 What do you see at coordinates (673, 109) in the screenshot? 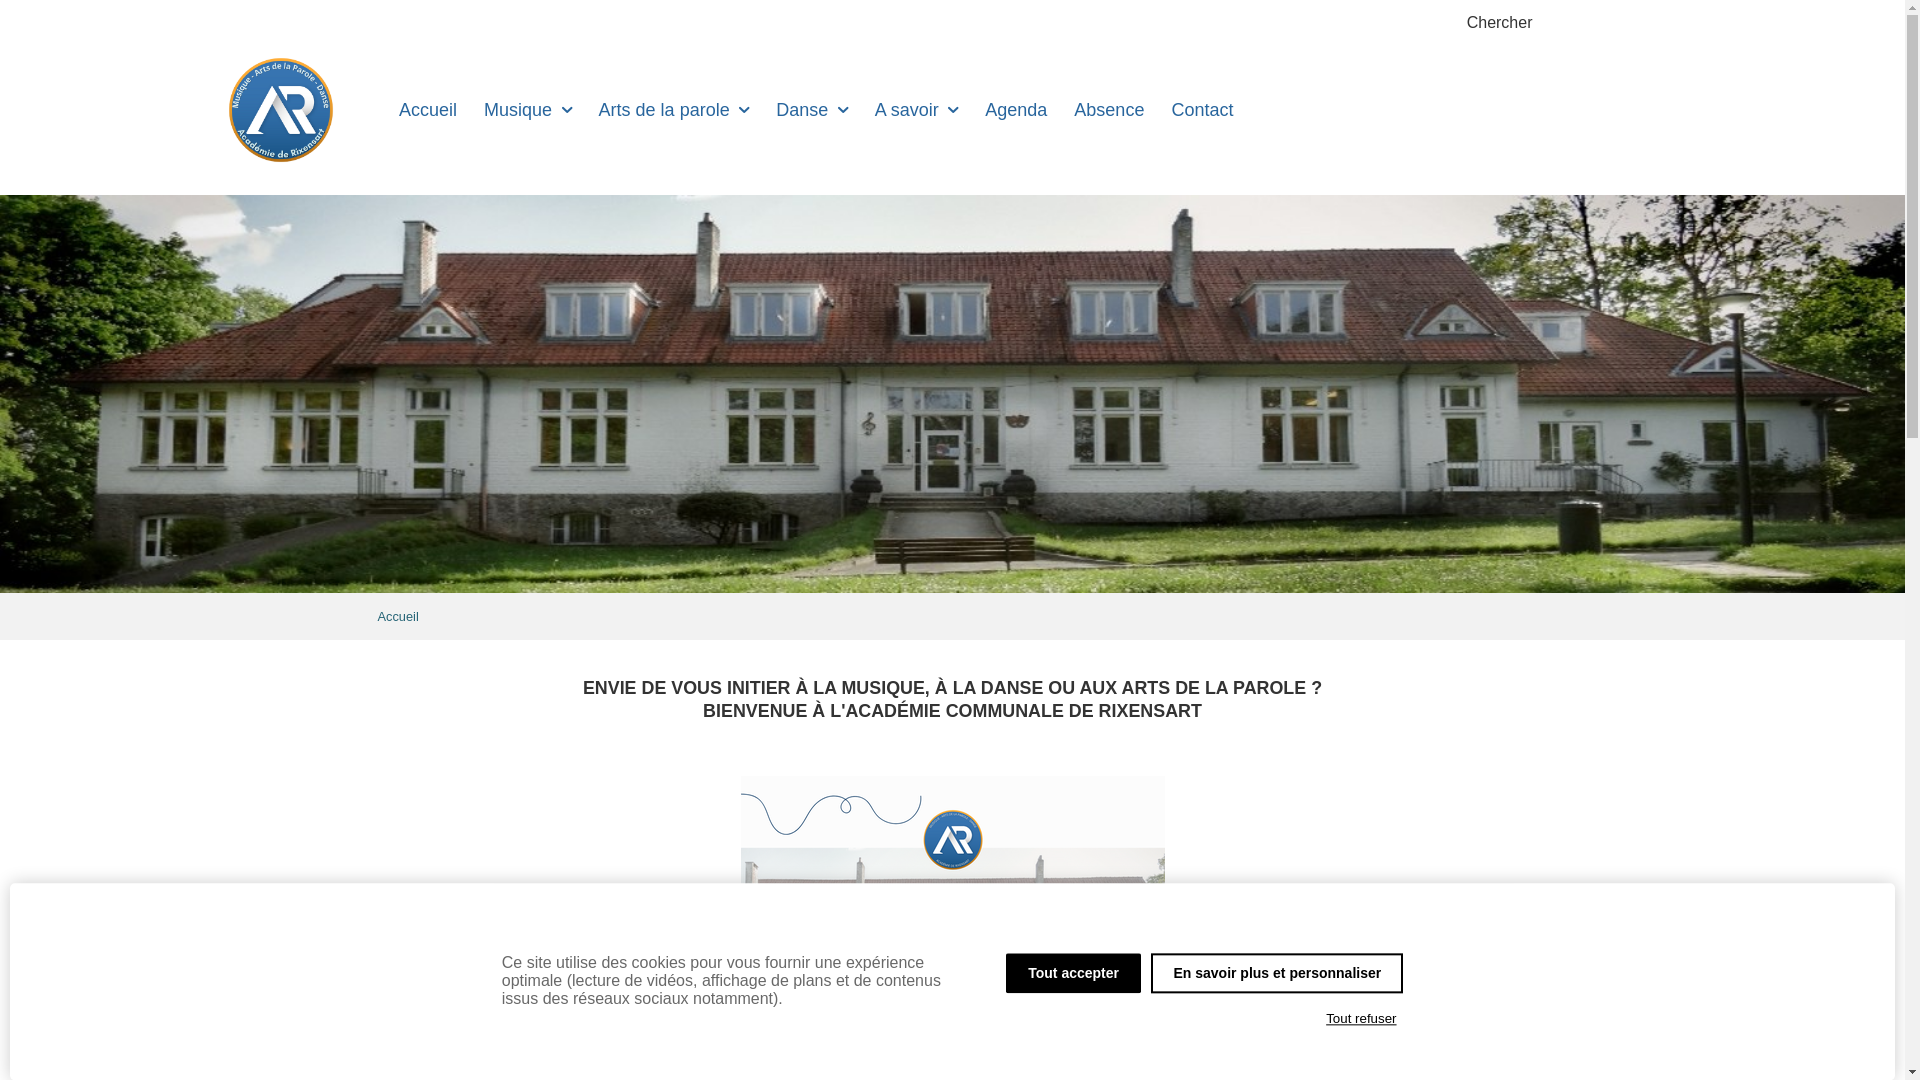
I see `'Arts de la parole'` at bounding box center [673, 109].